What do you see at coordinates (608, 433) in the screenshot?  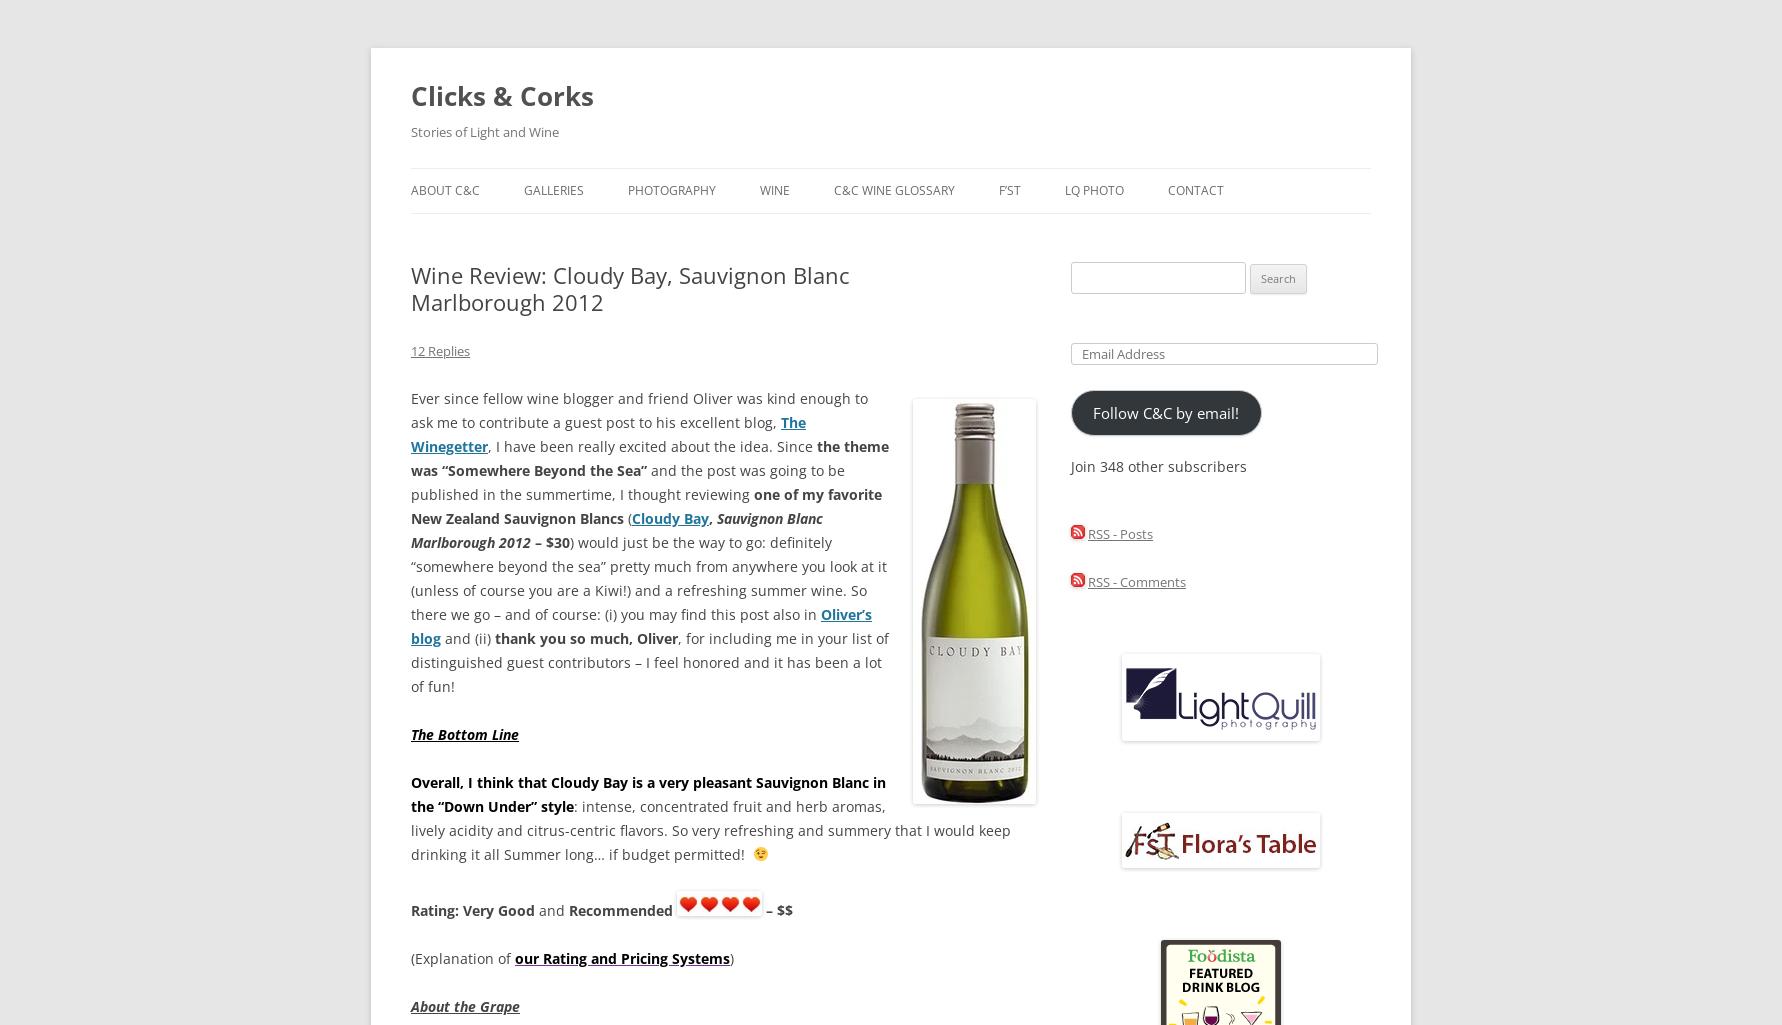 I see `'The Winegetter'` at bounding box center [608, 433].